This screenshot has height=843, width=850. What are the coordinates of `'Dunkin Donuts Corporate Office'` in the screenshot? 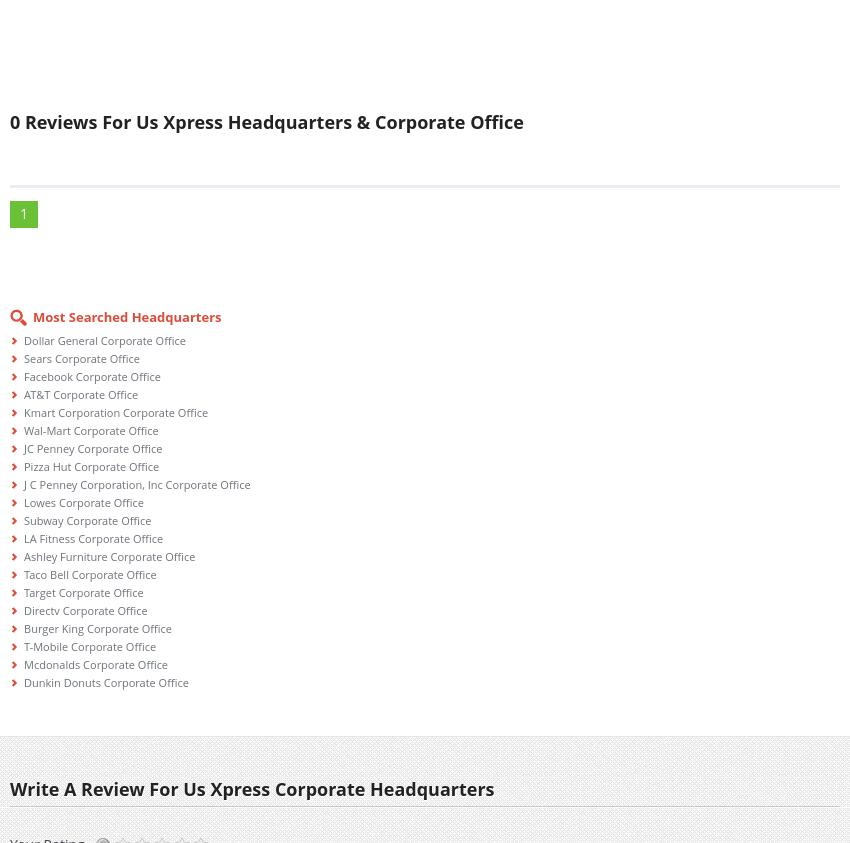 It's located at (104, 681).